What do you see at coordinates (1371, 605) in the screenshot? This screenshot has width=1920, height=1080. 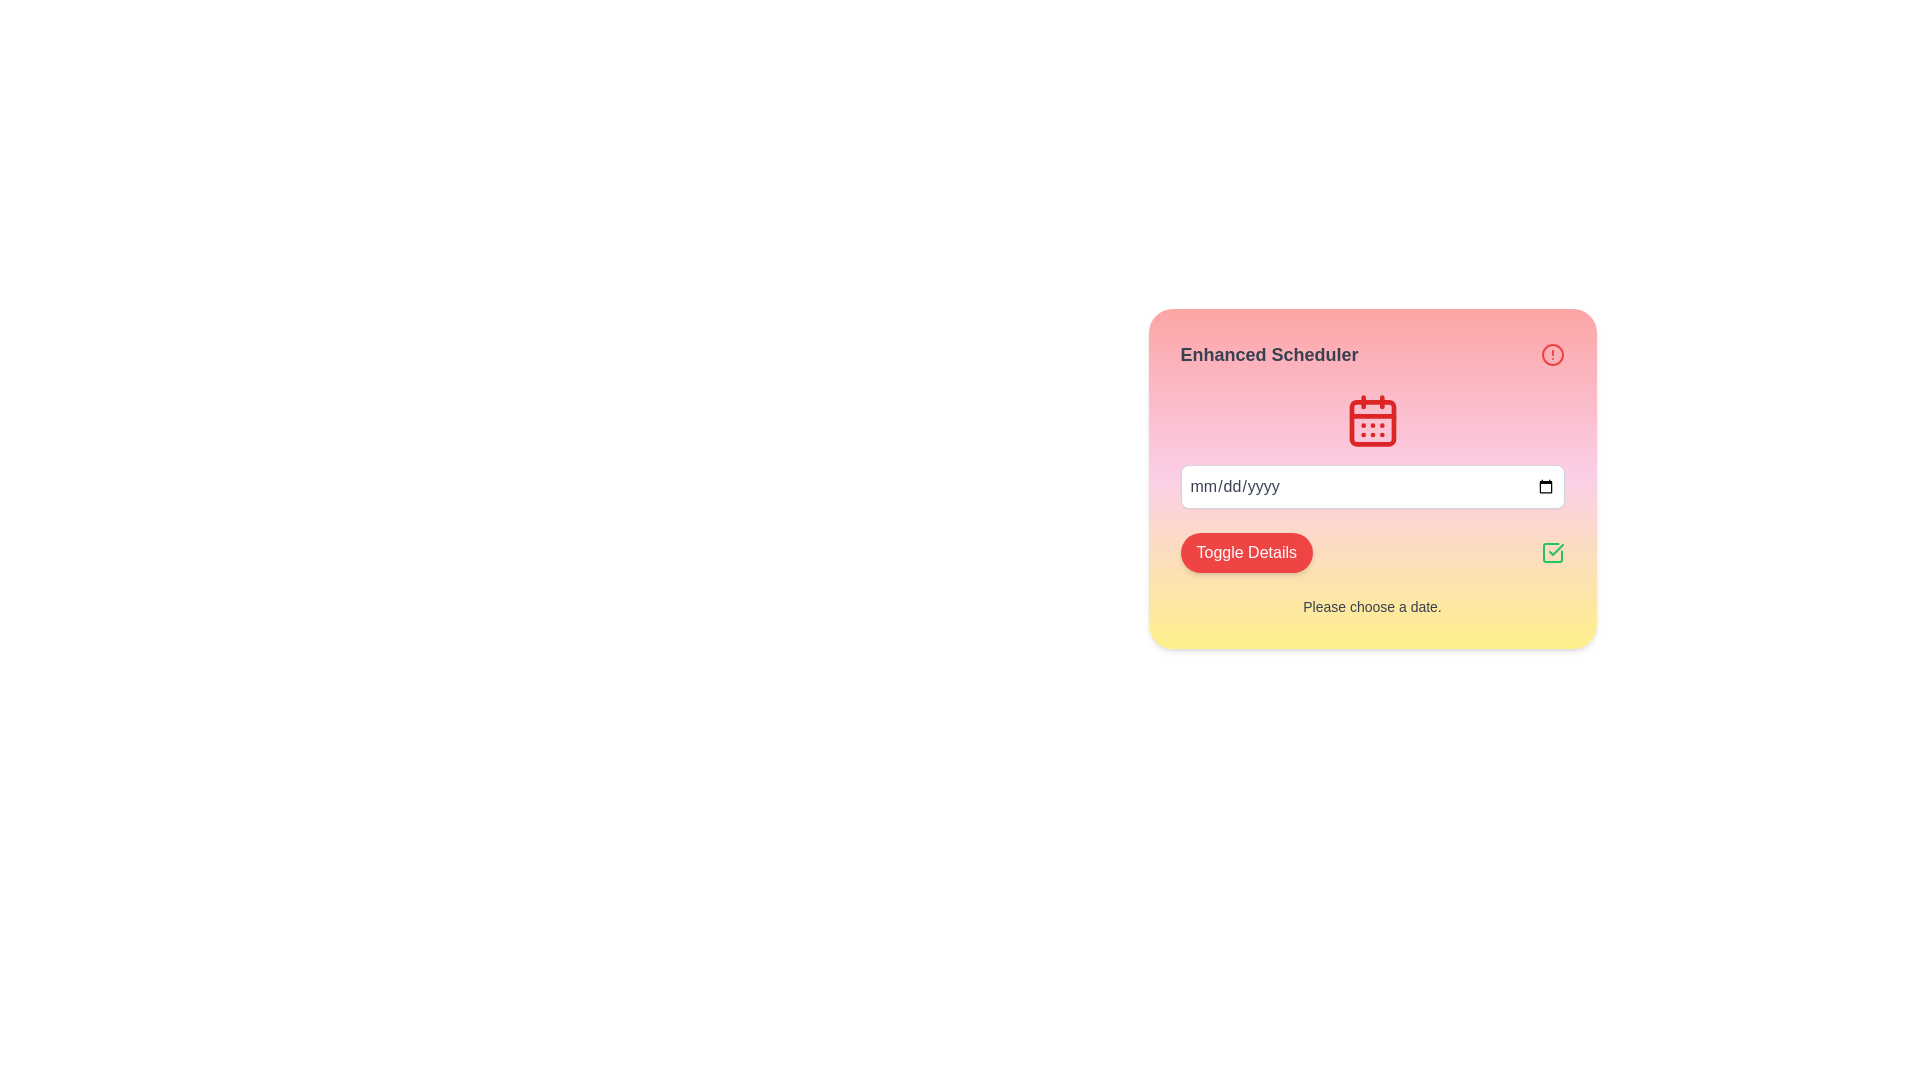 I see `the instructional label that prompts the user to select a date, located below the 'Toggle Details' button and centered horizontally within the card` at bounding box center [1371, 605].